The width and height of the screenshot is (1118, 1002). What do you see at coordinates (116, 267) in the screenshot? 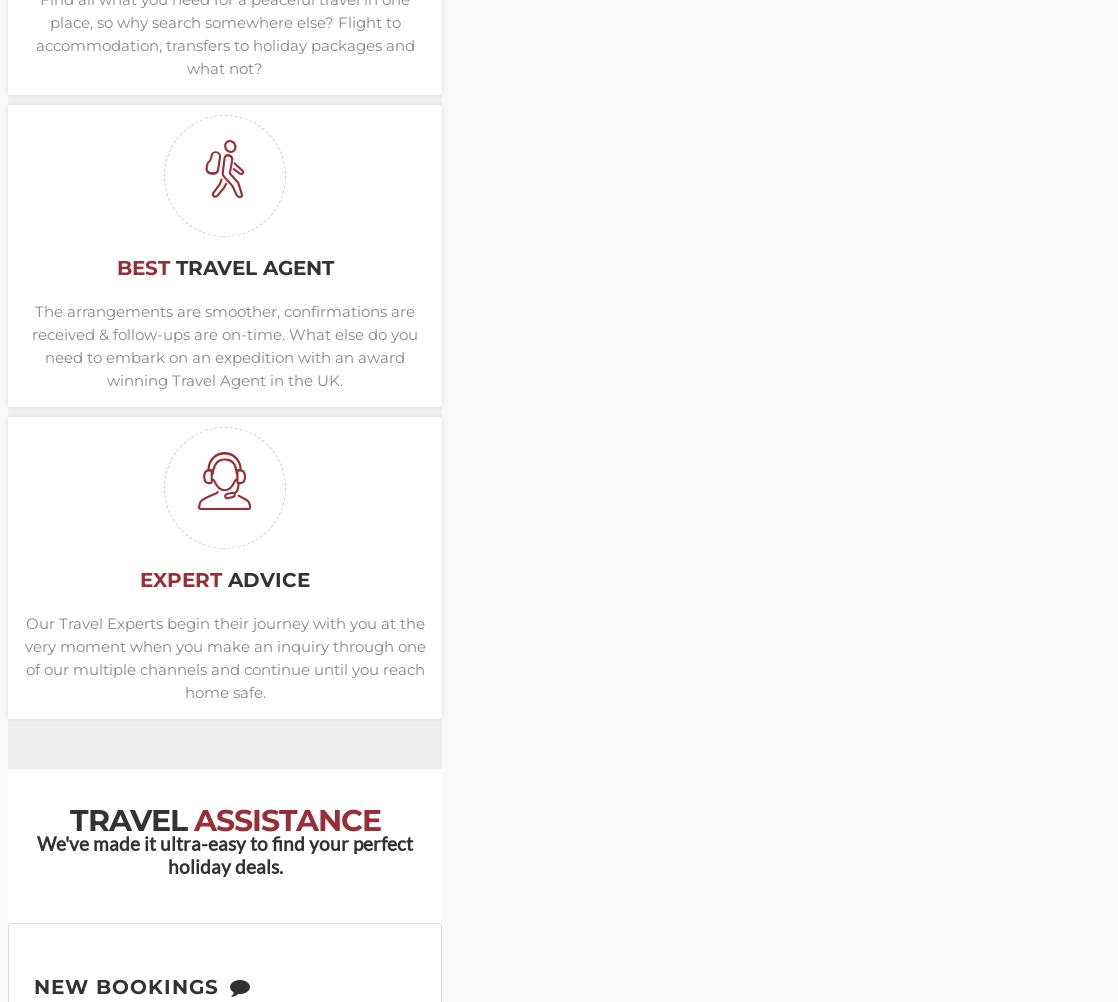
I see `'Best'` at bounding box center [116, 267].